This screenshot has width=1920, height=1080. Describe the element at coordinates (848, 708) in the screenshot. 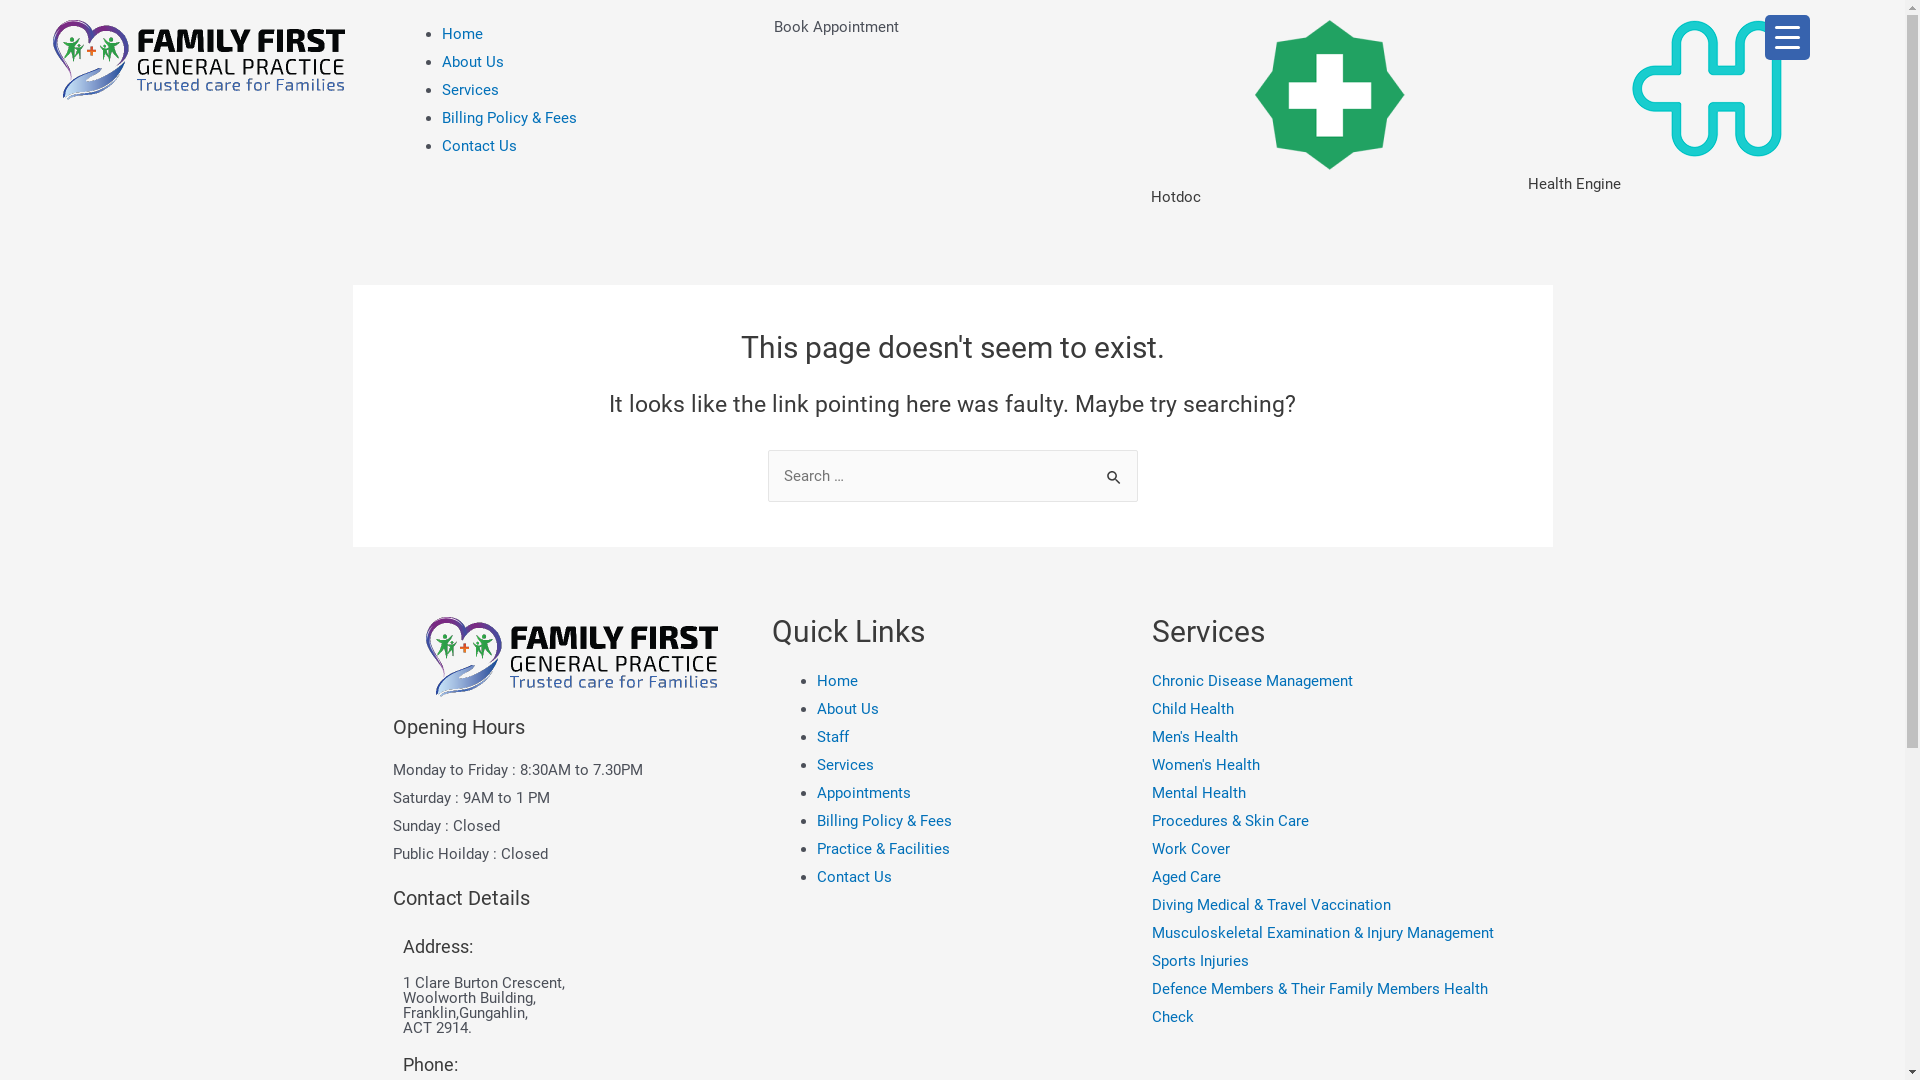

I see `'About Us'` at that location.